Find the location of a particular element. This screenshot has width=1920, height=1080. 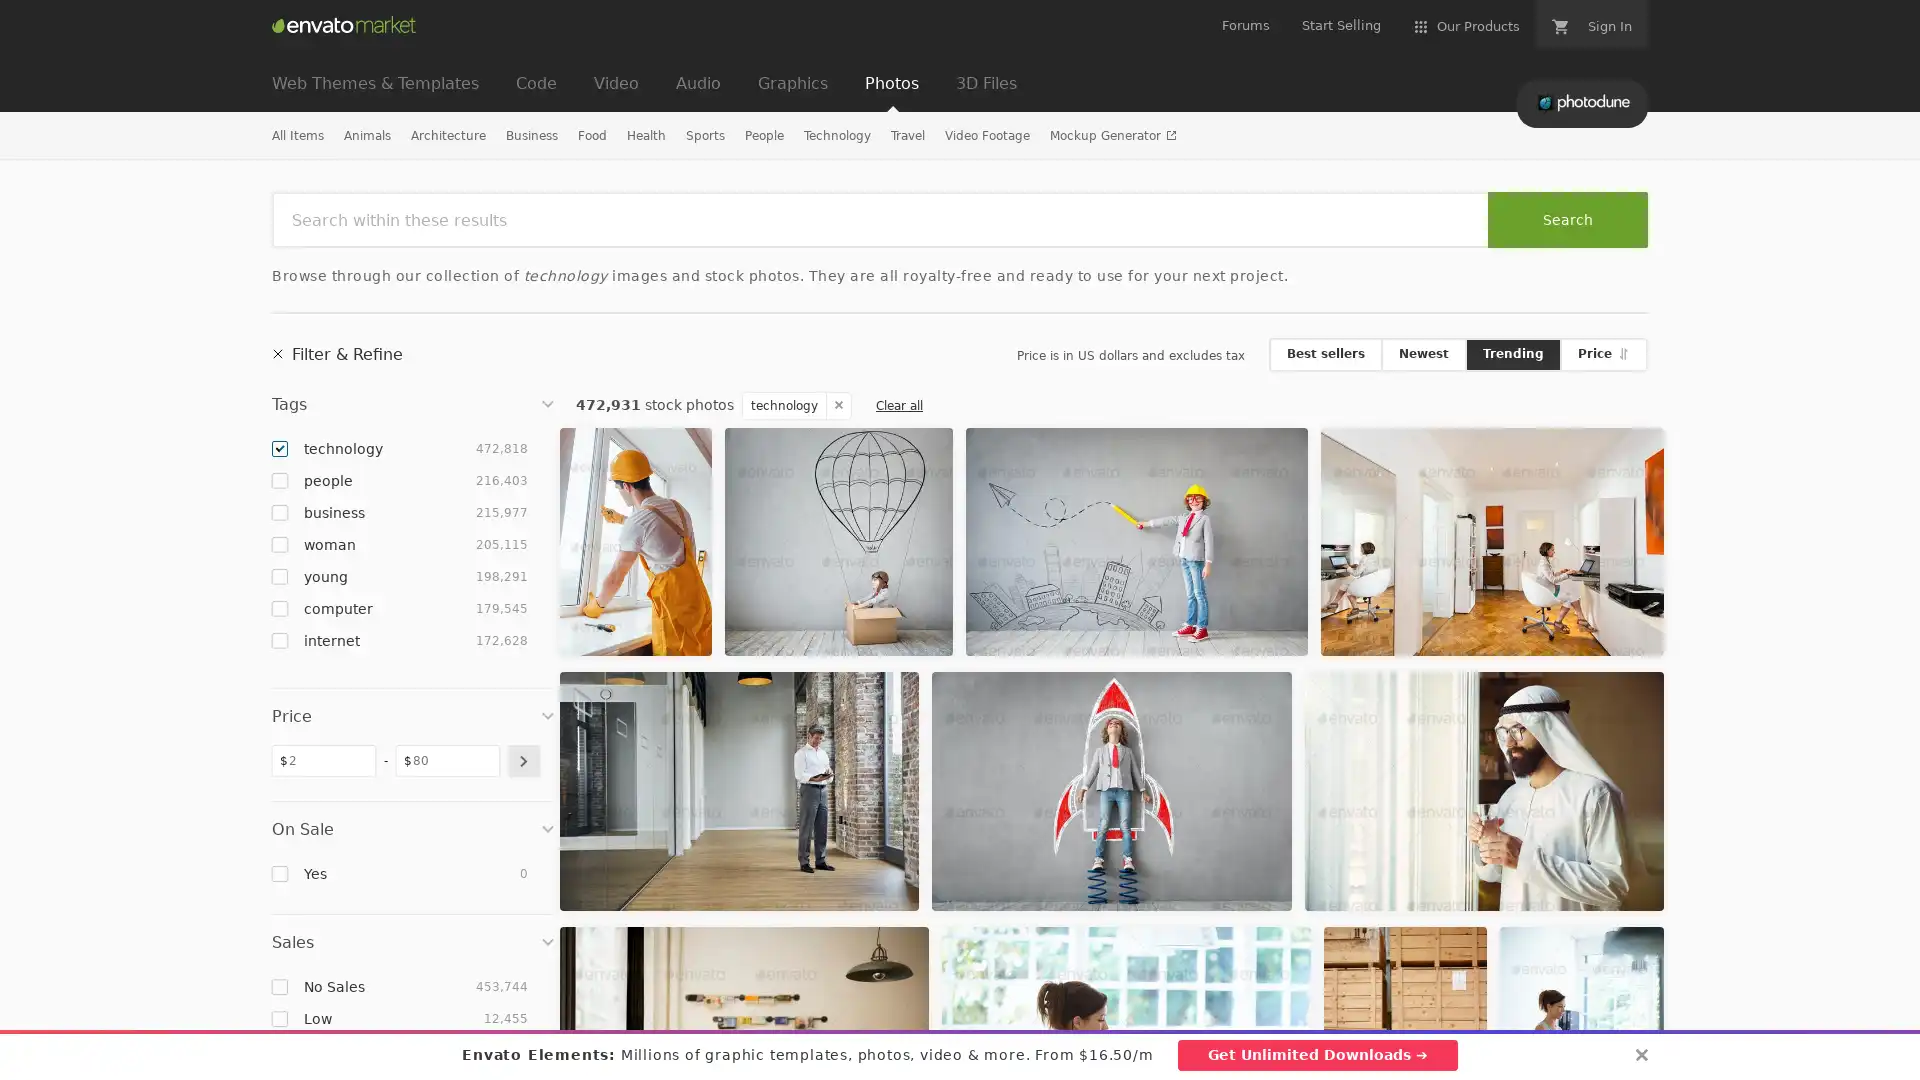

Add to Favorites is located at coordinates (891, 696).